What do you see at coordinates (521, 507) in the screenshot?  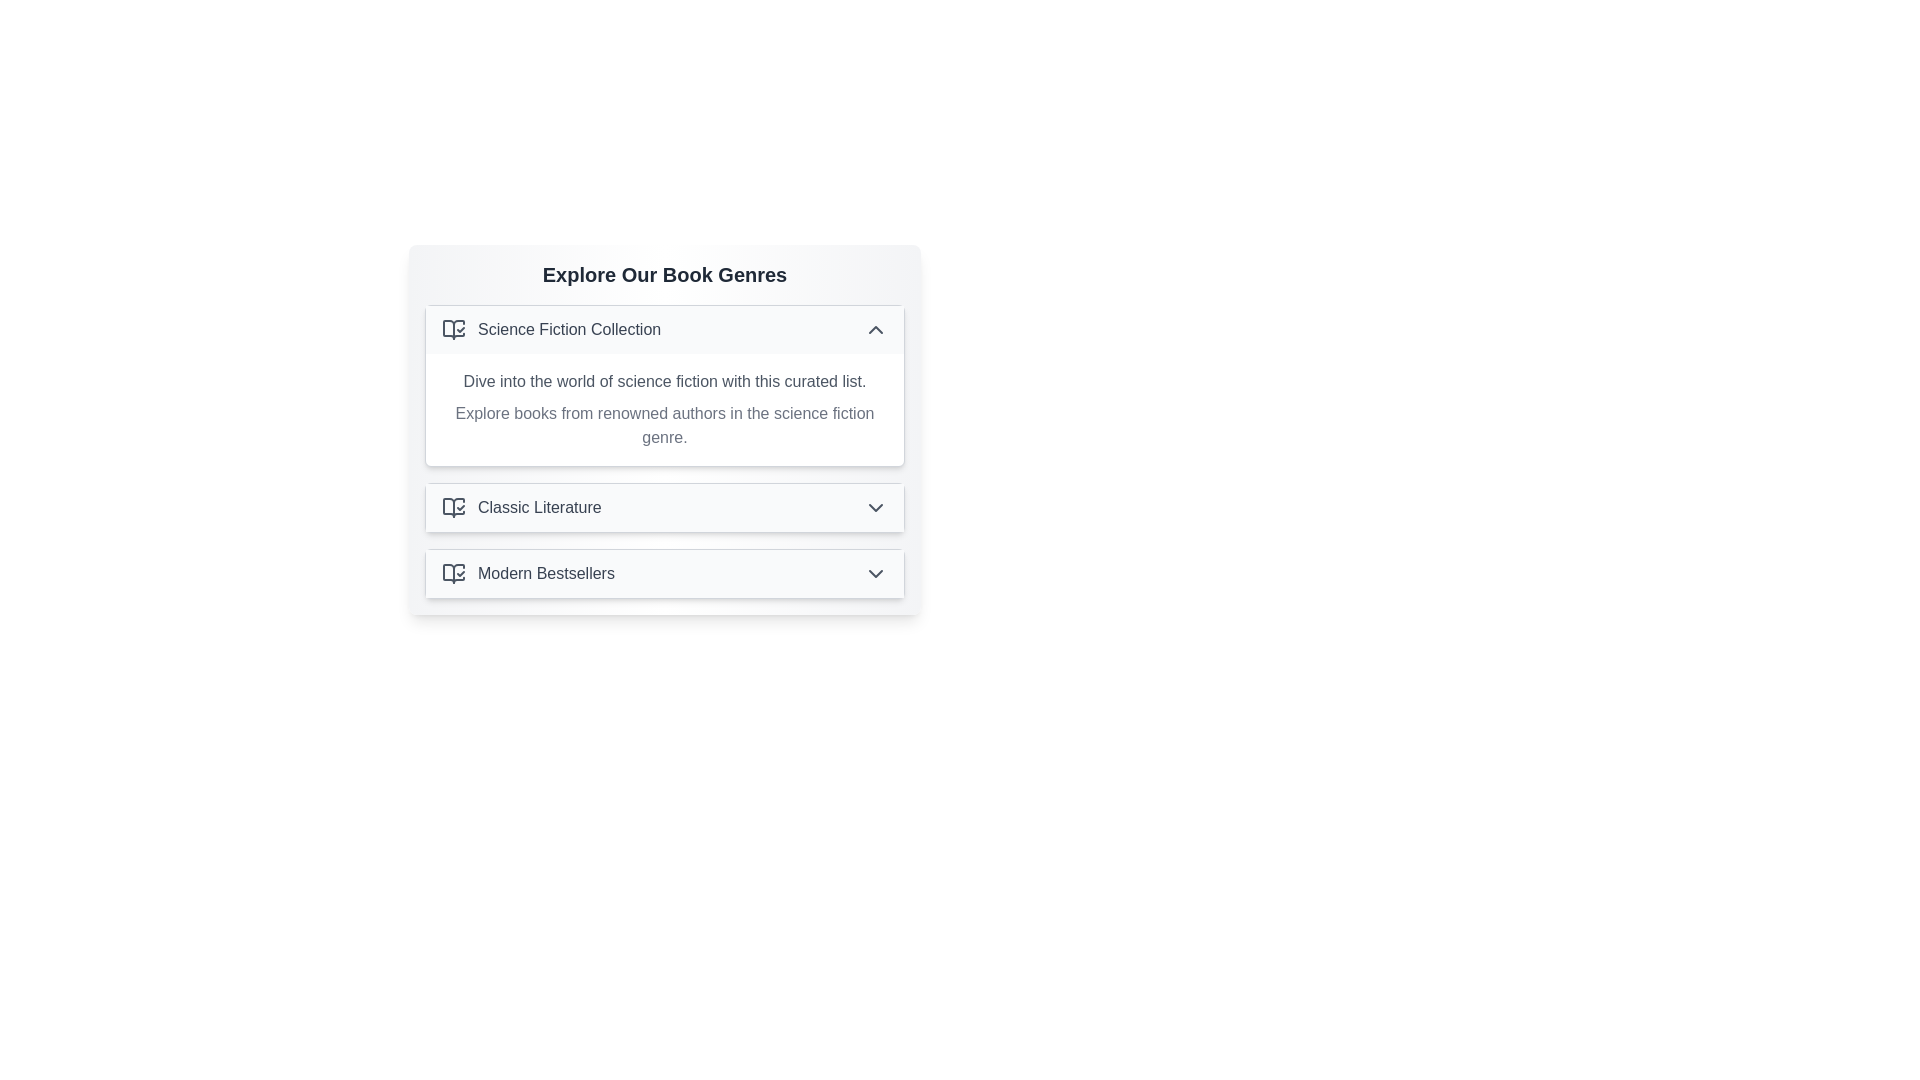 I see `the clickable list item labeled 'Classic Literature', which features a book icon with a checkmark on the left and is positioned between 'Science Fiction Collection' and 'Modern Bestsellers' under the 'Explore Our Book Genres' section` at bounding box center [521, 507].